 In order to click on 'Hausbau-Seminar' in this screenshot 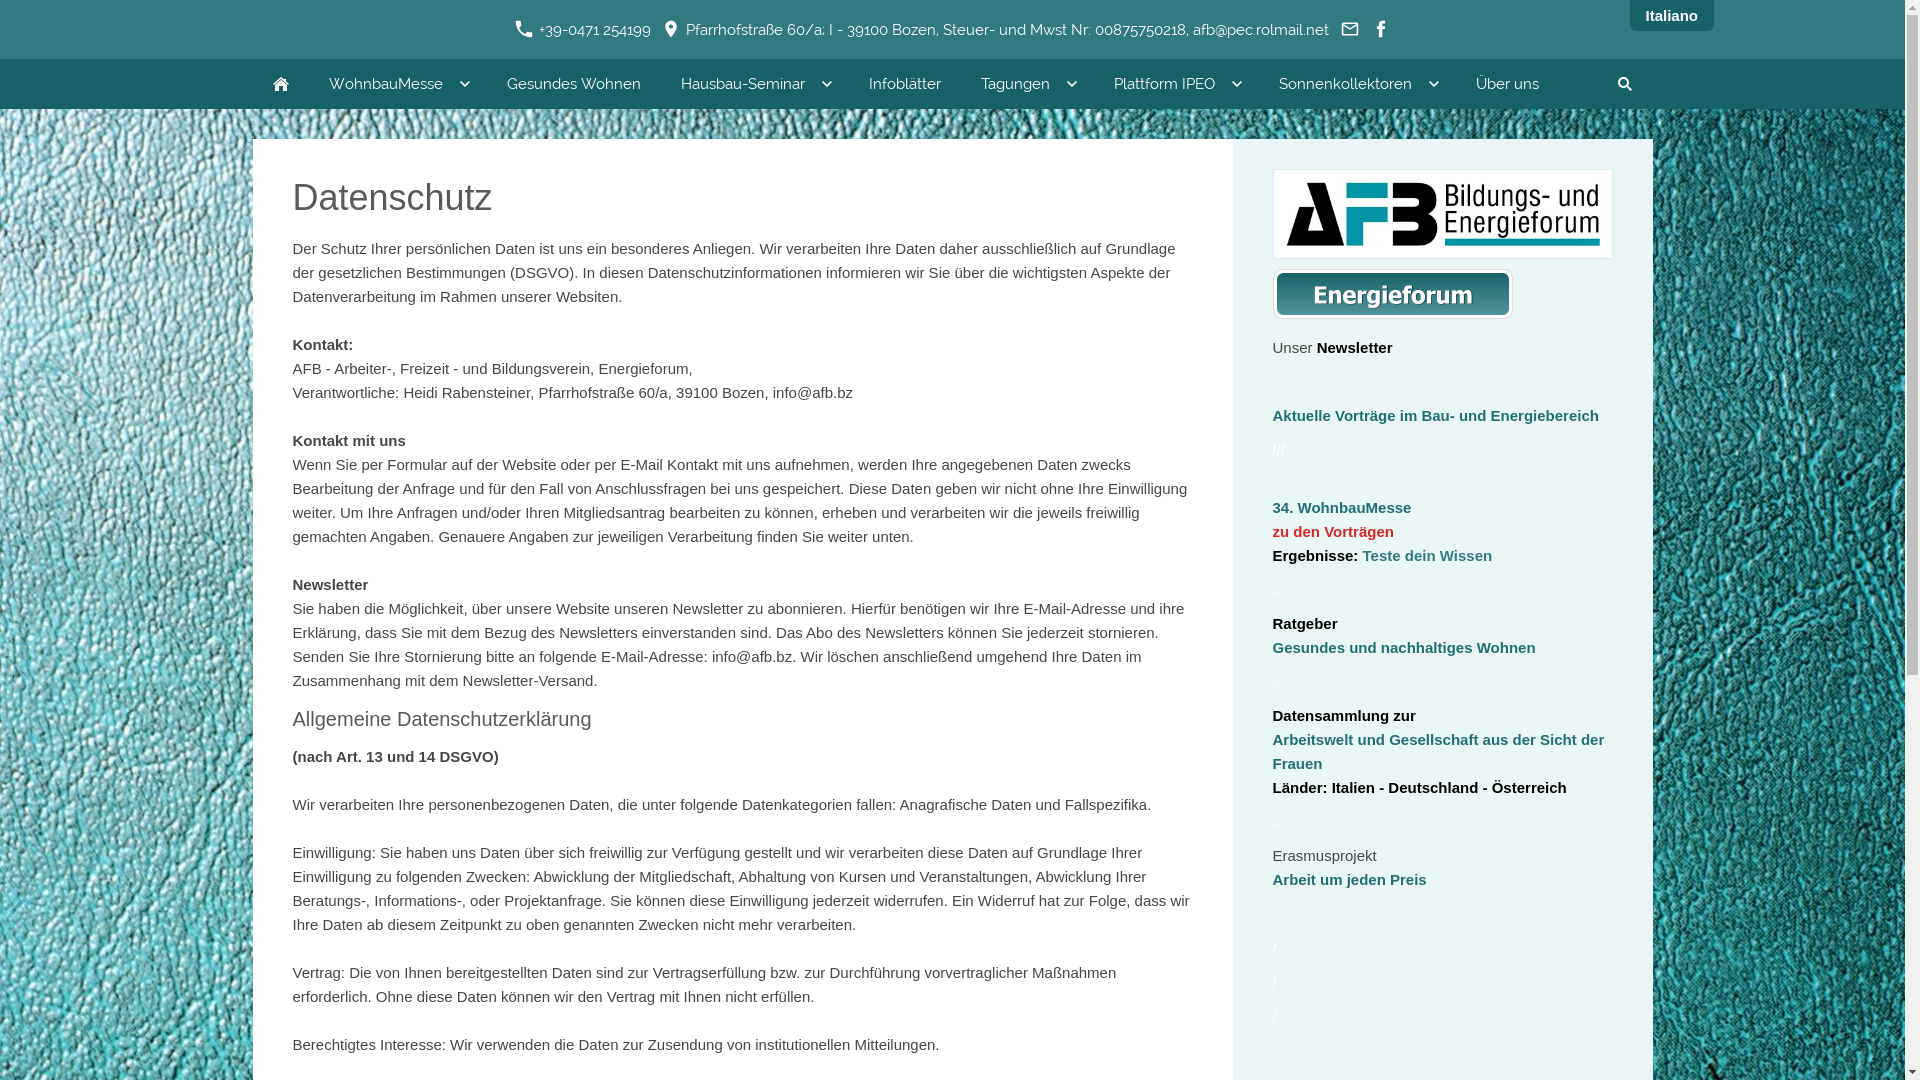, I will do `click(752, 83)`.